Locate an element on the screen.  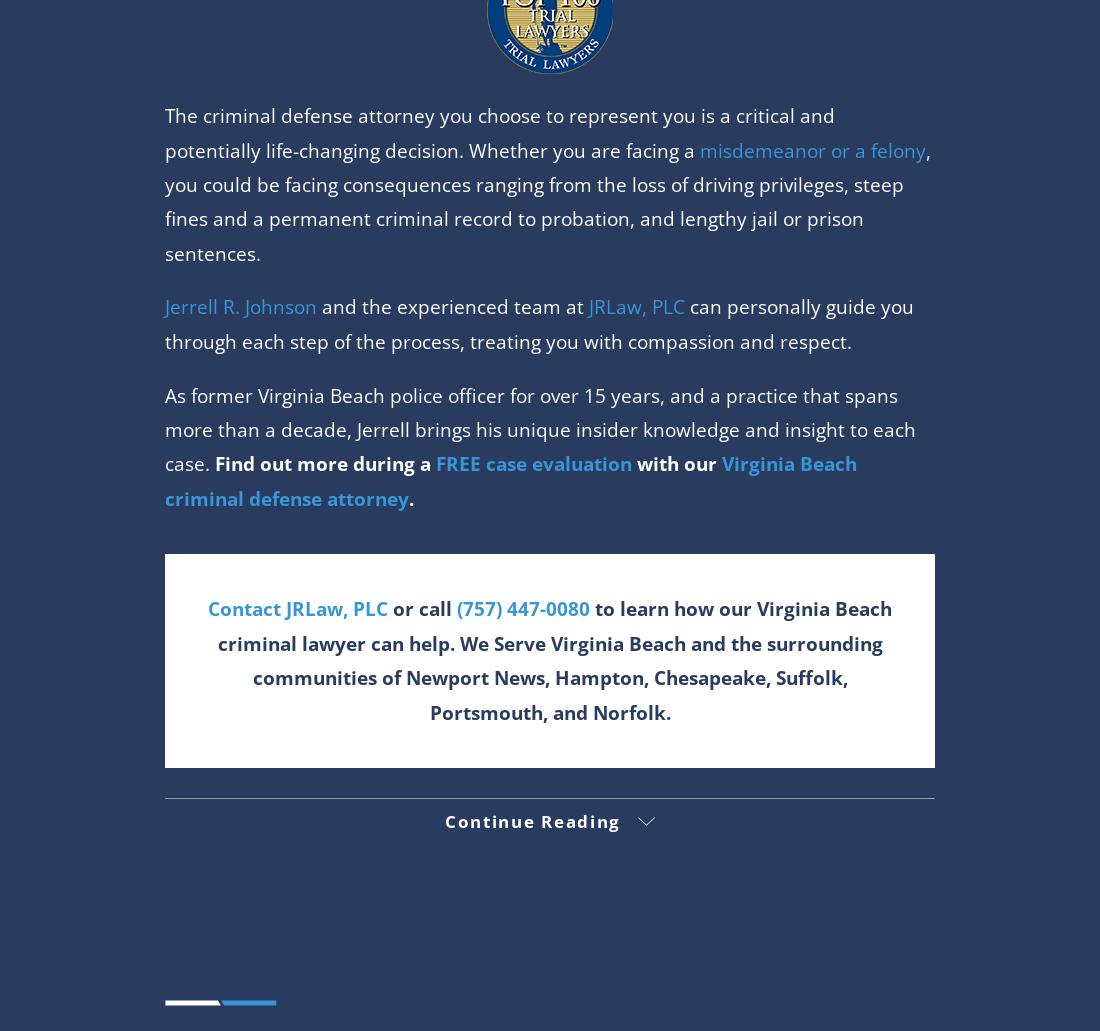
'Schedule Consultation Today' is located at coordinates (549, 685).